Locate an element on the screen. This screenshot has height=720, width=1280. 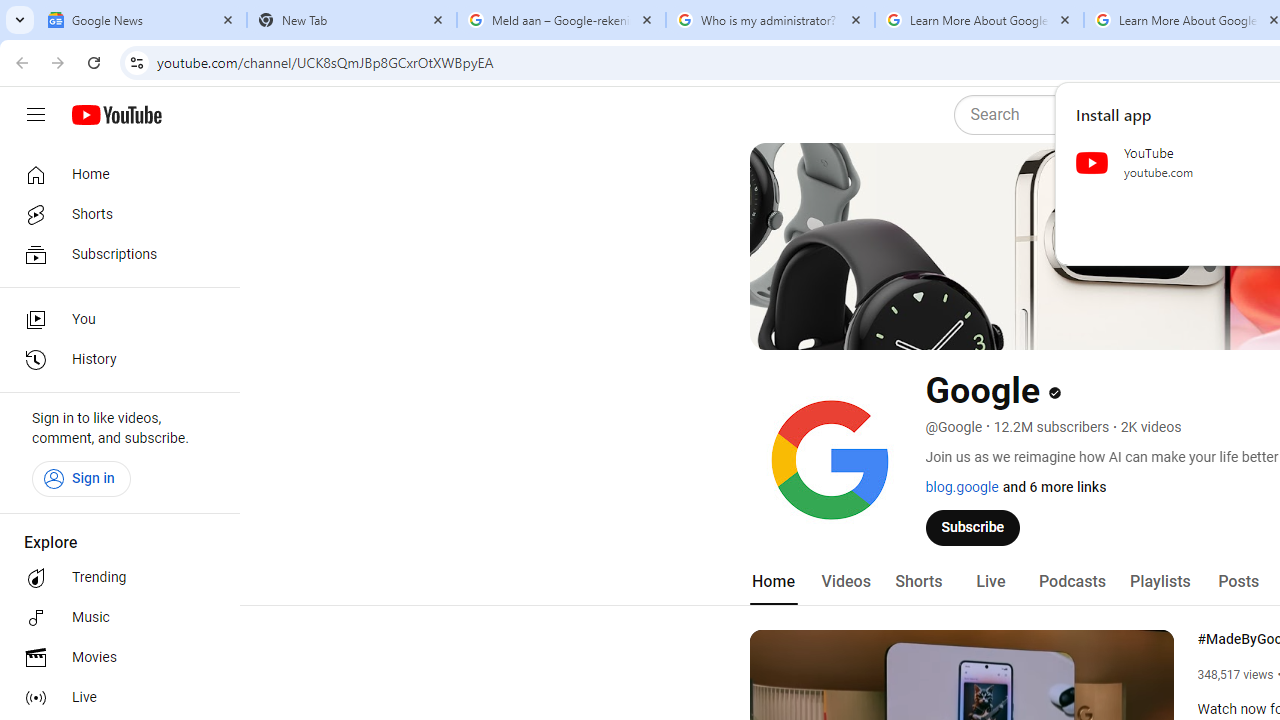
'Google News' is located at coordinates (141, 20).